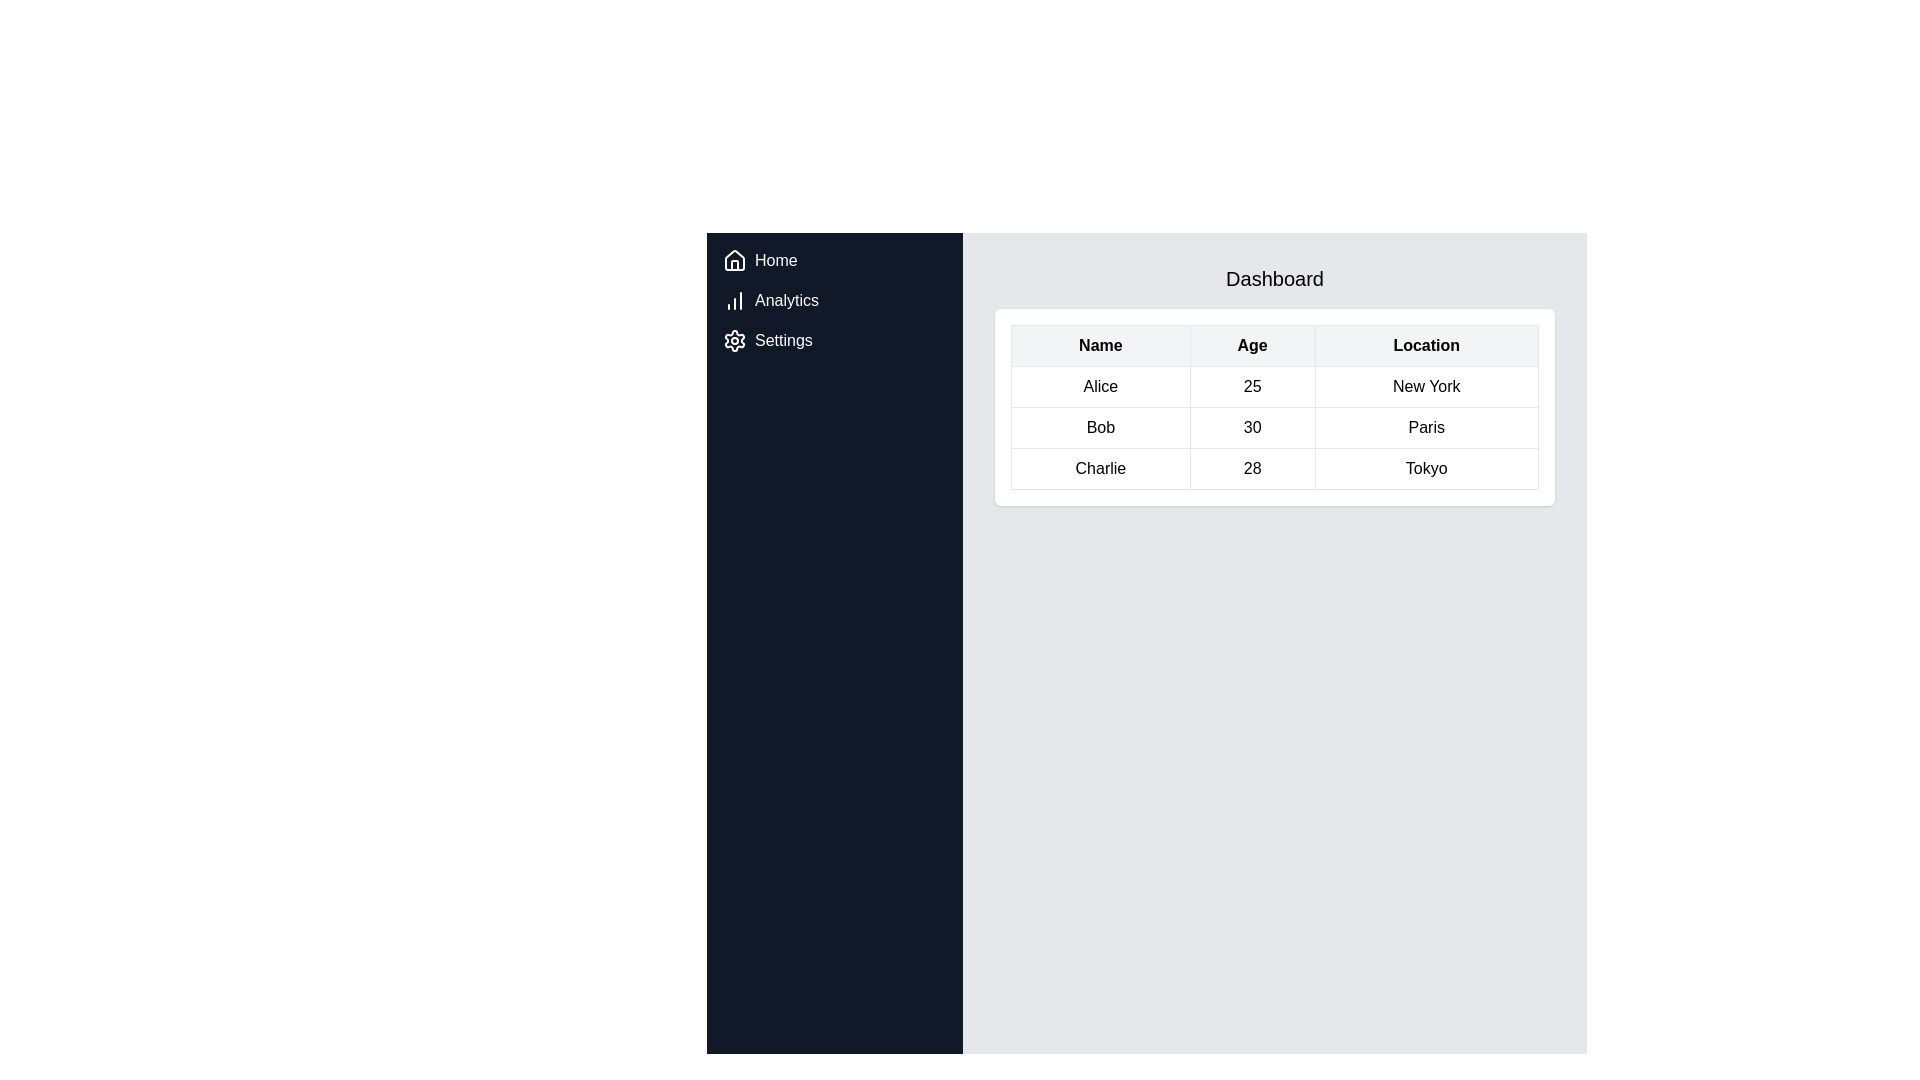  Describe the element at coordinates (1251, 469) in the screenshot. I see `the Text Display element showing the number '28' in the Age column of the table, which is aligned horizontally with 'Charlie' and 'Tokyo'` at that location.